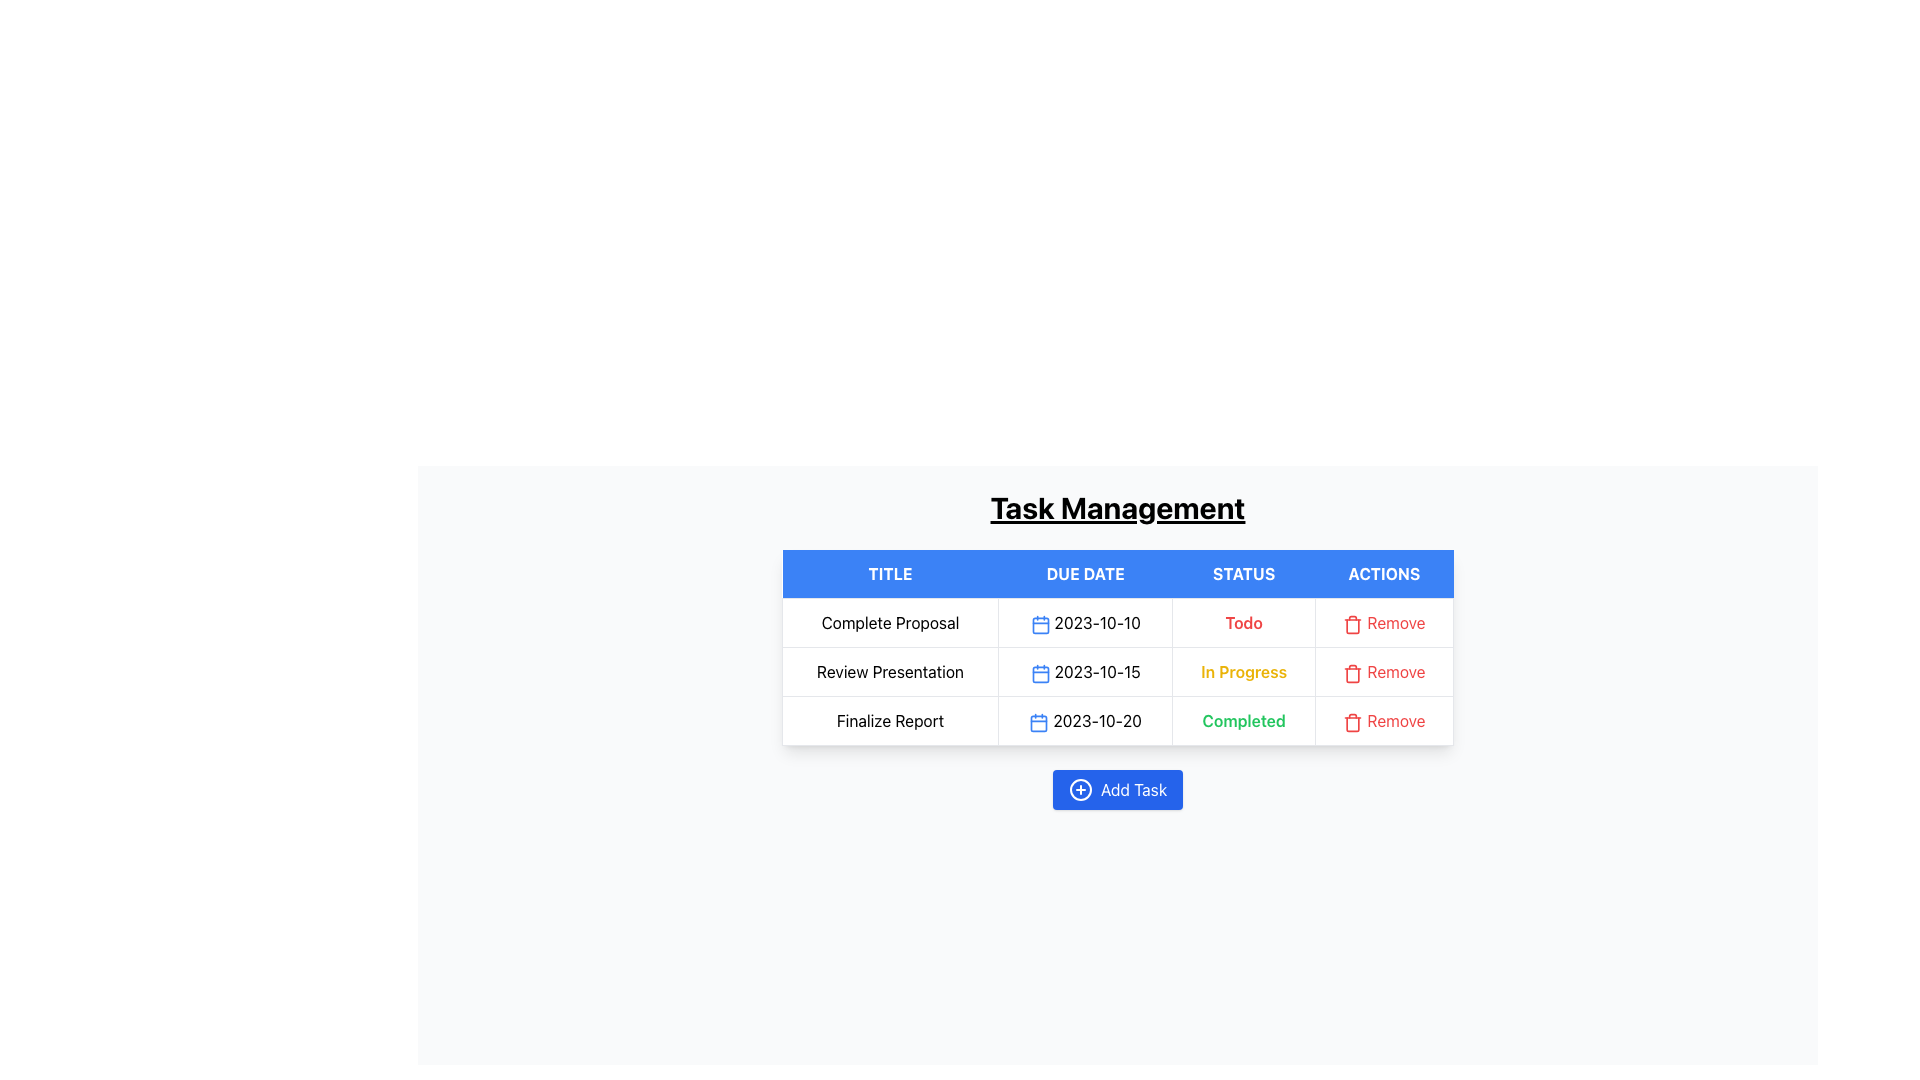 This screenshot has width=1920, height=1080. I want to click on the trash can icon in the 'Remove' button within the 'Actions' column to trigger the tooltip or highlight effect, so click(1353, 623).